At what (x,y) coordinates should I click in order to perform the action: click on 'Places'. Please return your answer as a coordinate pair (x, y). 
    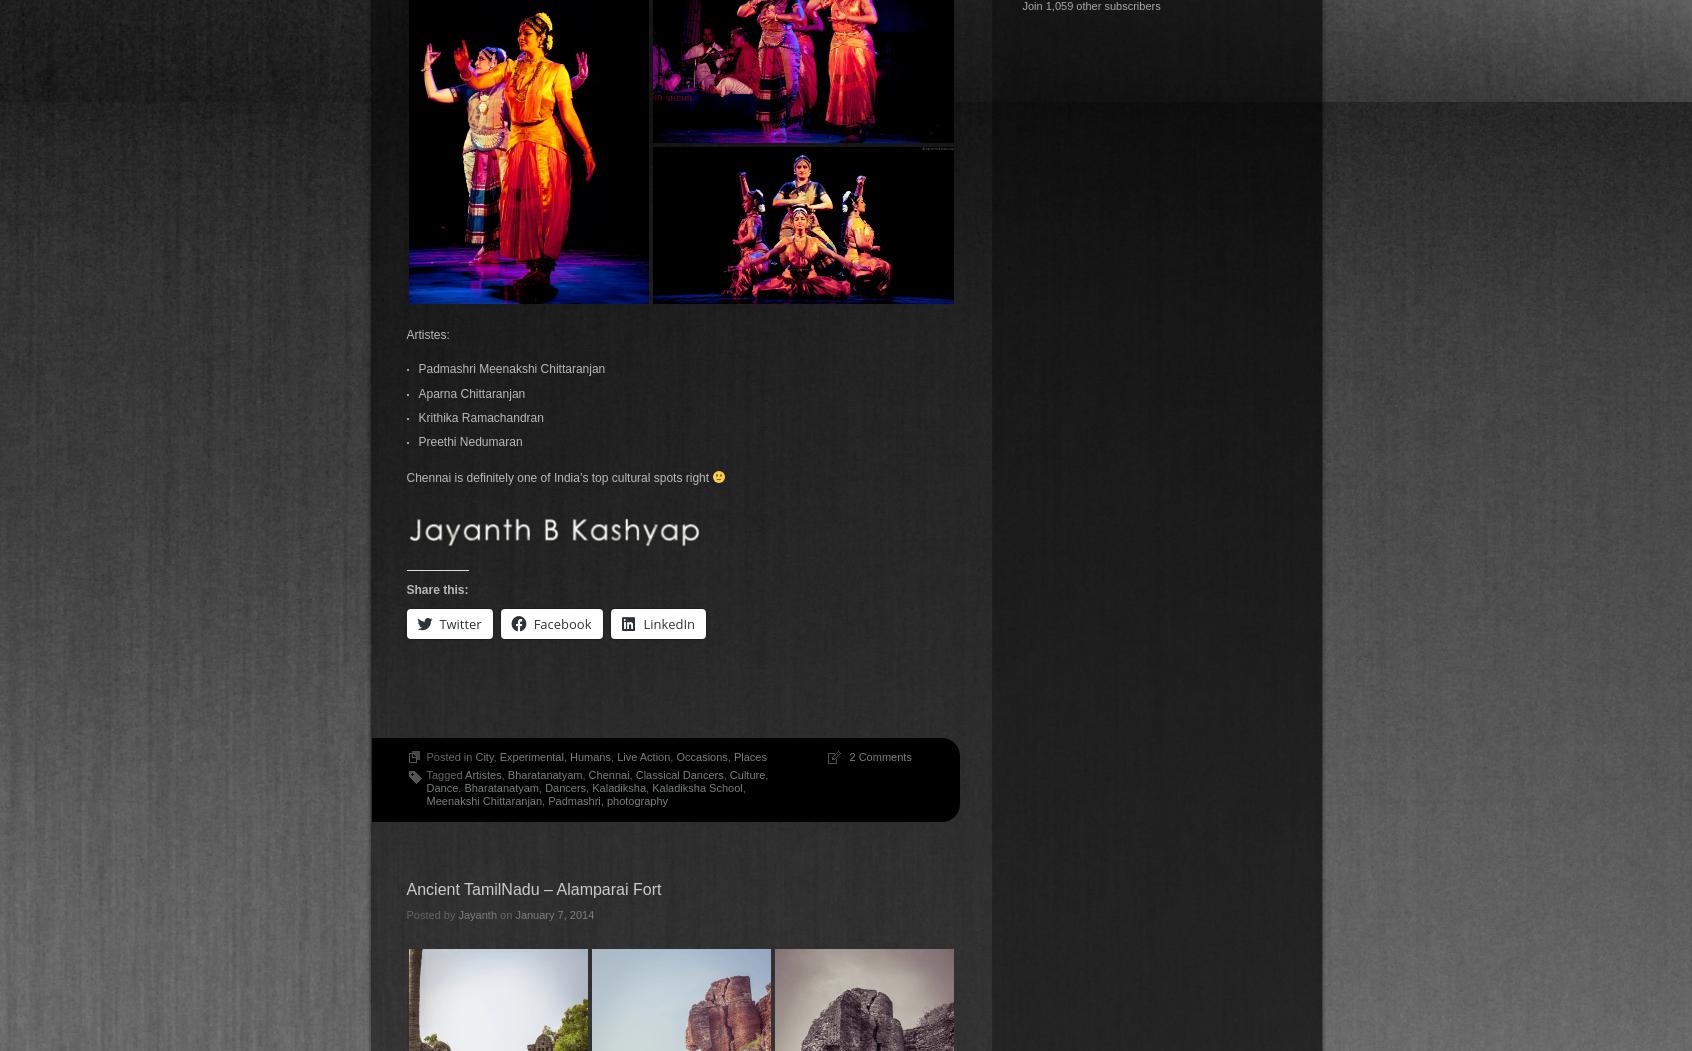
    Looking at the image, I should click on (748, 757).